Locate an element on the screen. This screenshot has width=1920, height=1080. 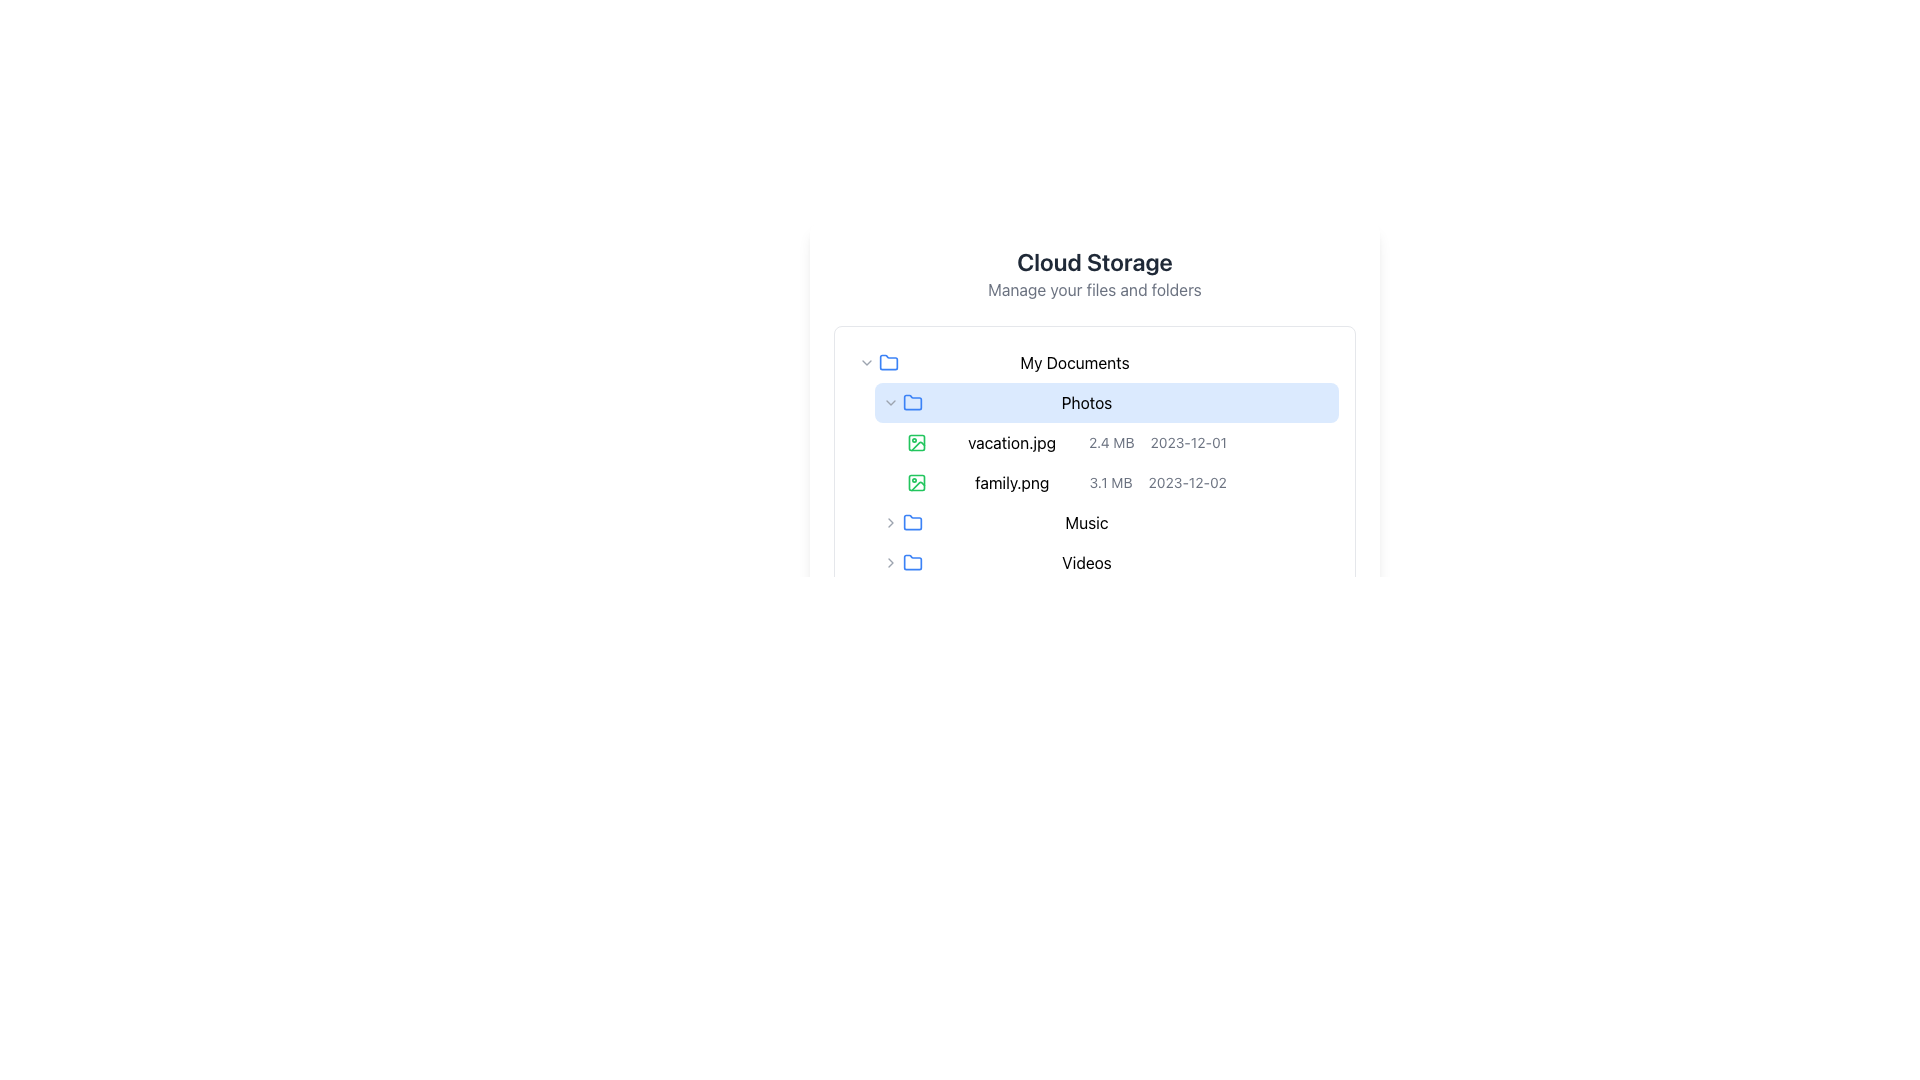
the folder icon with a blue outline that is positioned at the start of the 'Photos' list item under 'My Documents' is located at coordinates (911, 562).